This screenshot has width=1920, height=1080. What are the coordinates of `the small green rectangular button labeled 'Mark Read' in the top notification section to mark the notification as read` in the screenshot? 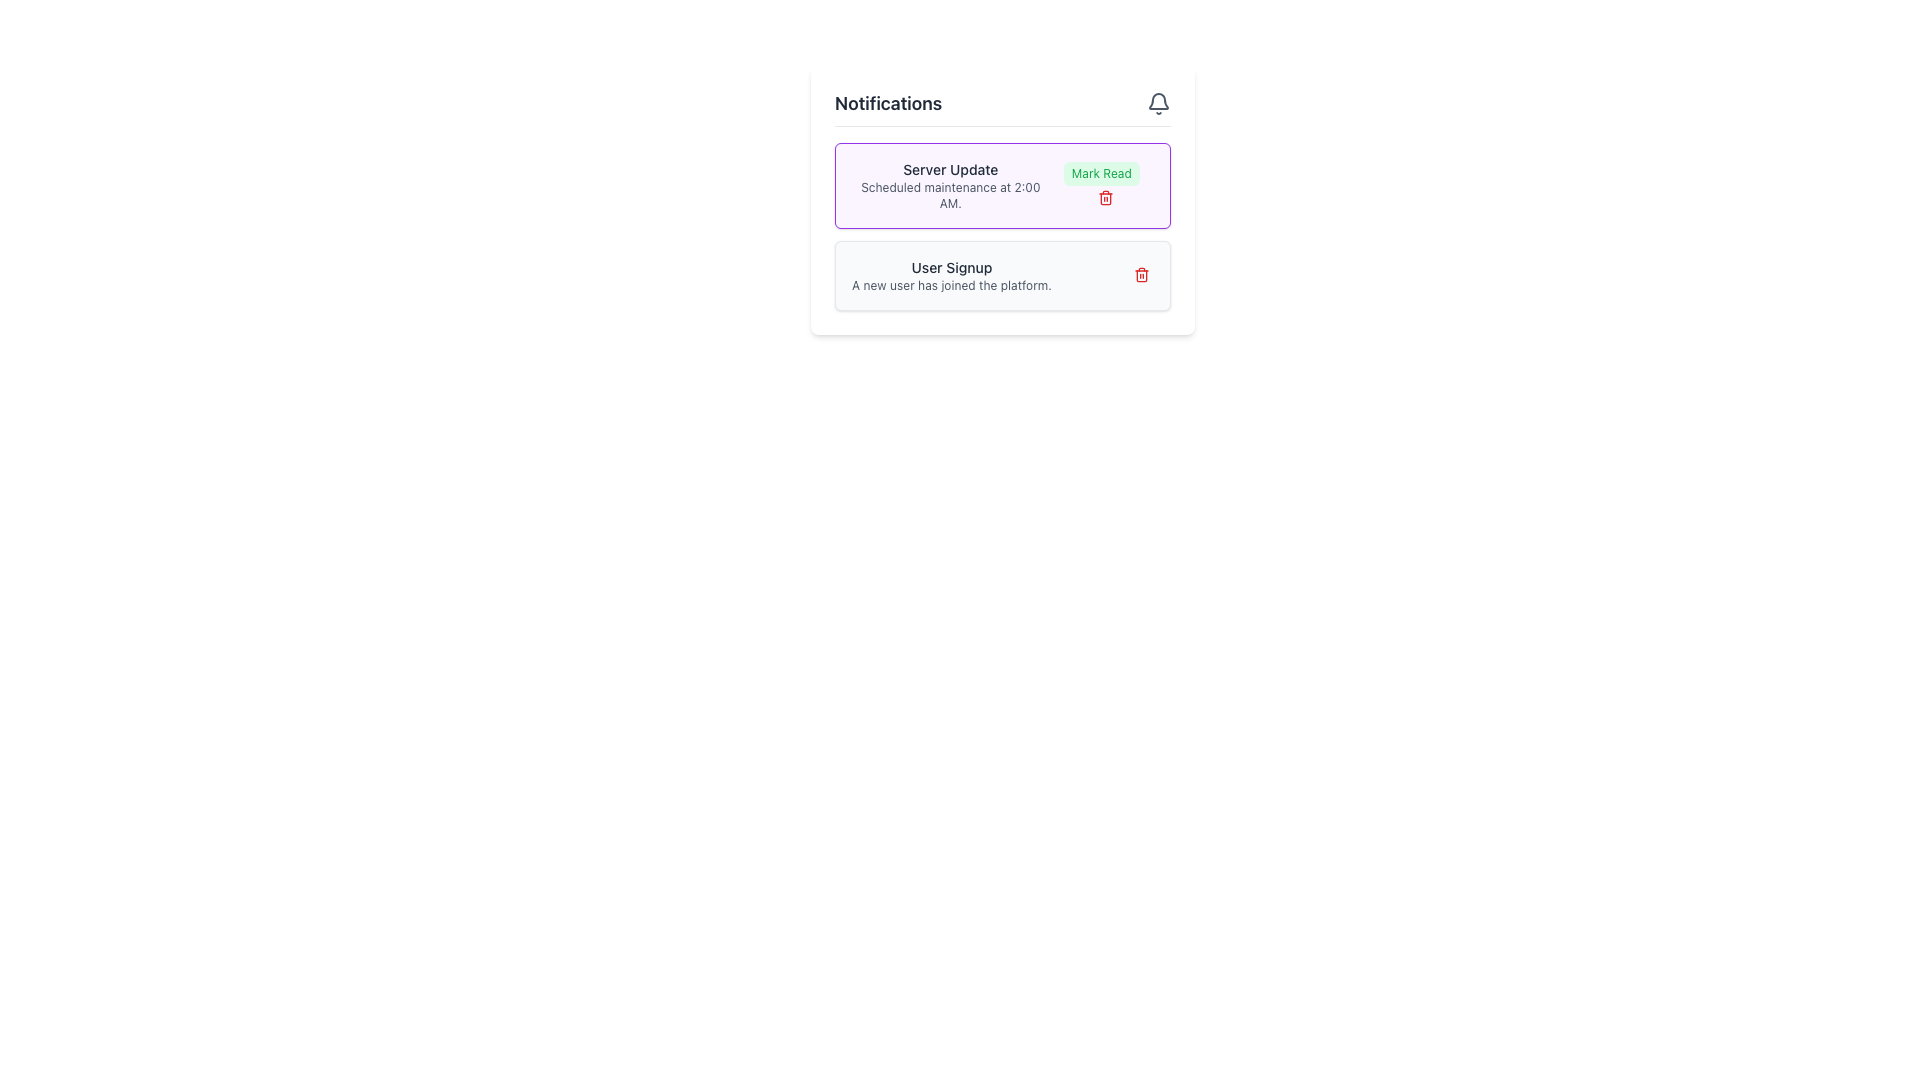 It's located at (1100, 185).